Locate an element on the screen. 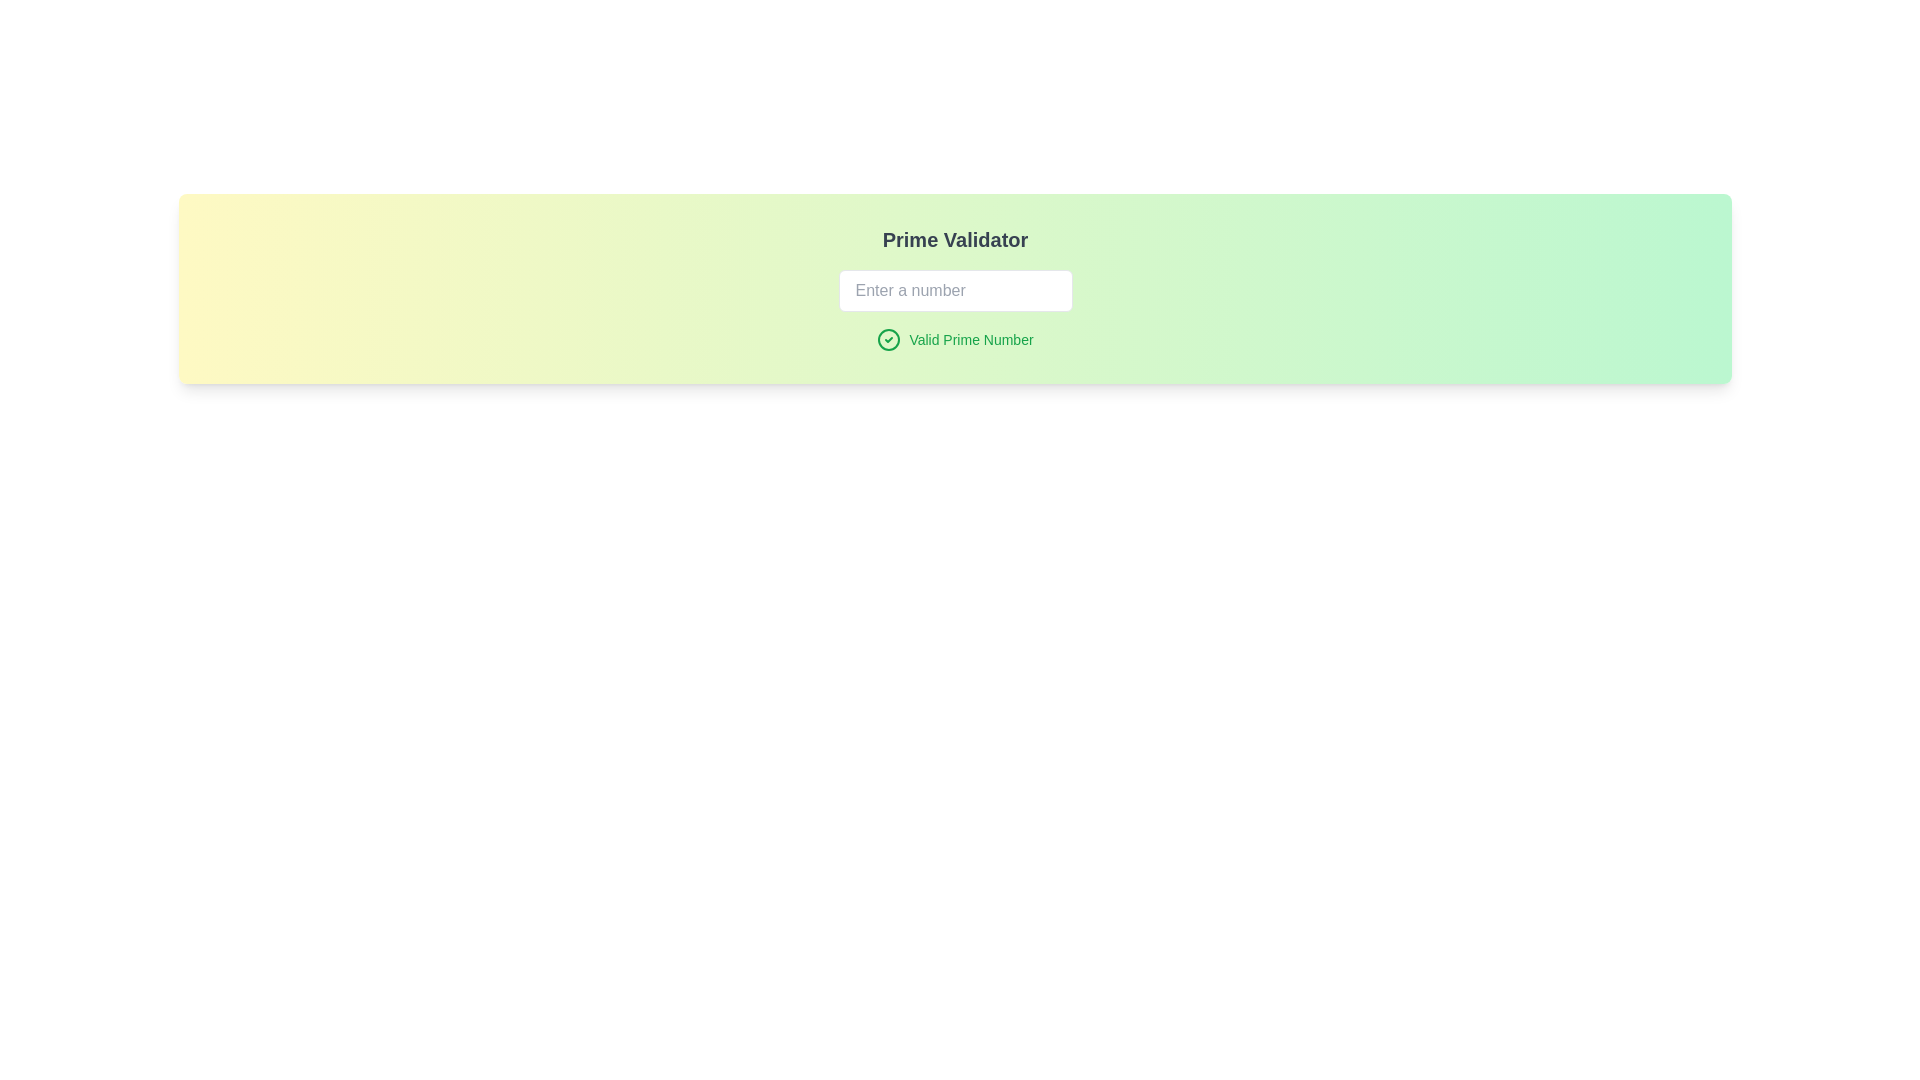 Image resolution: width=1920 pixels, height=1080 pixels. the numeric input field located beneath the 'Prime Validator' title to focus on it is located at coordinates (954, 290).